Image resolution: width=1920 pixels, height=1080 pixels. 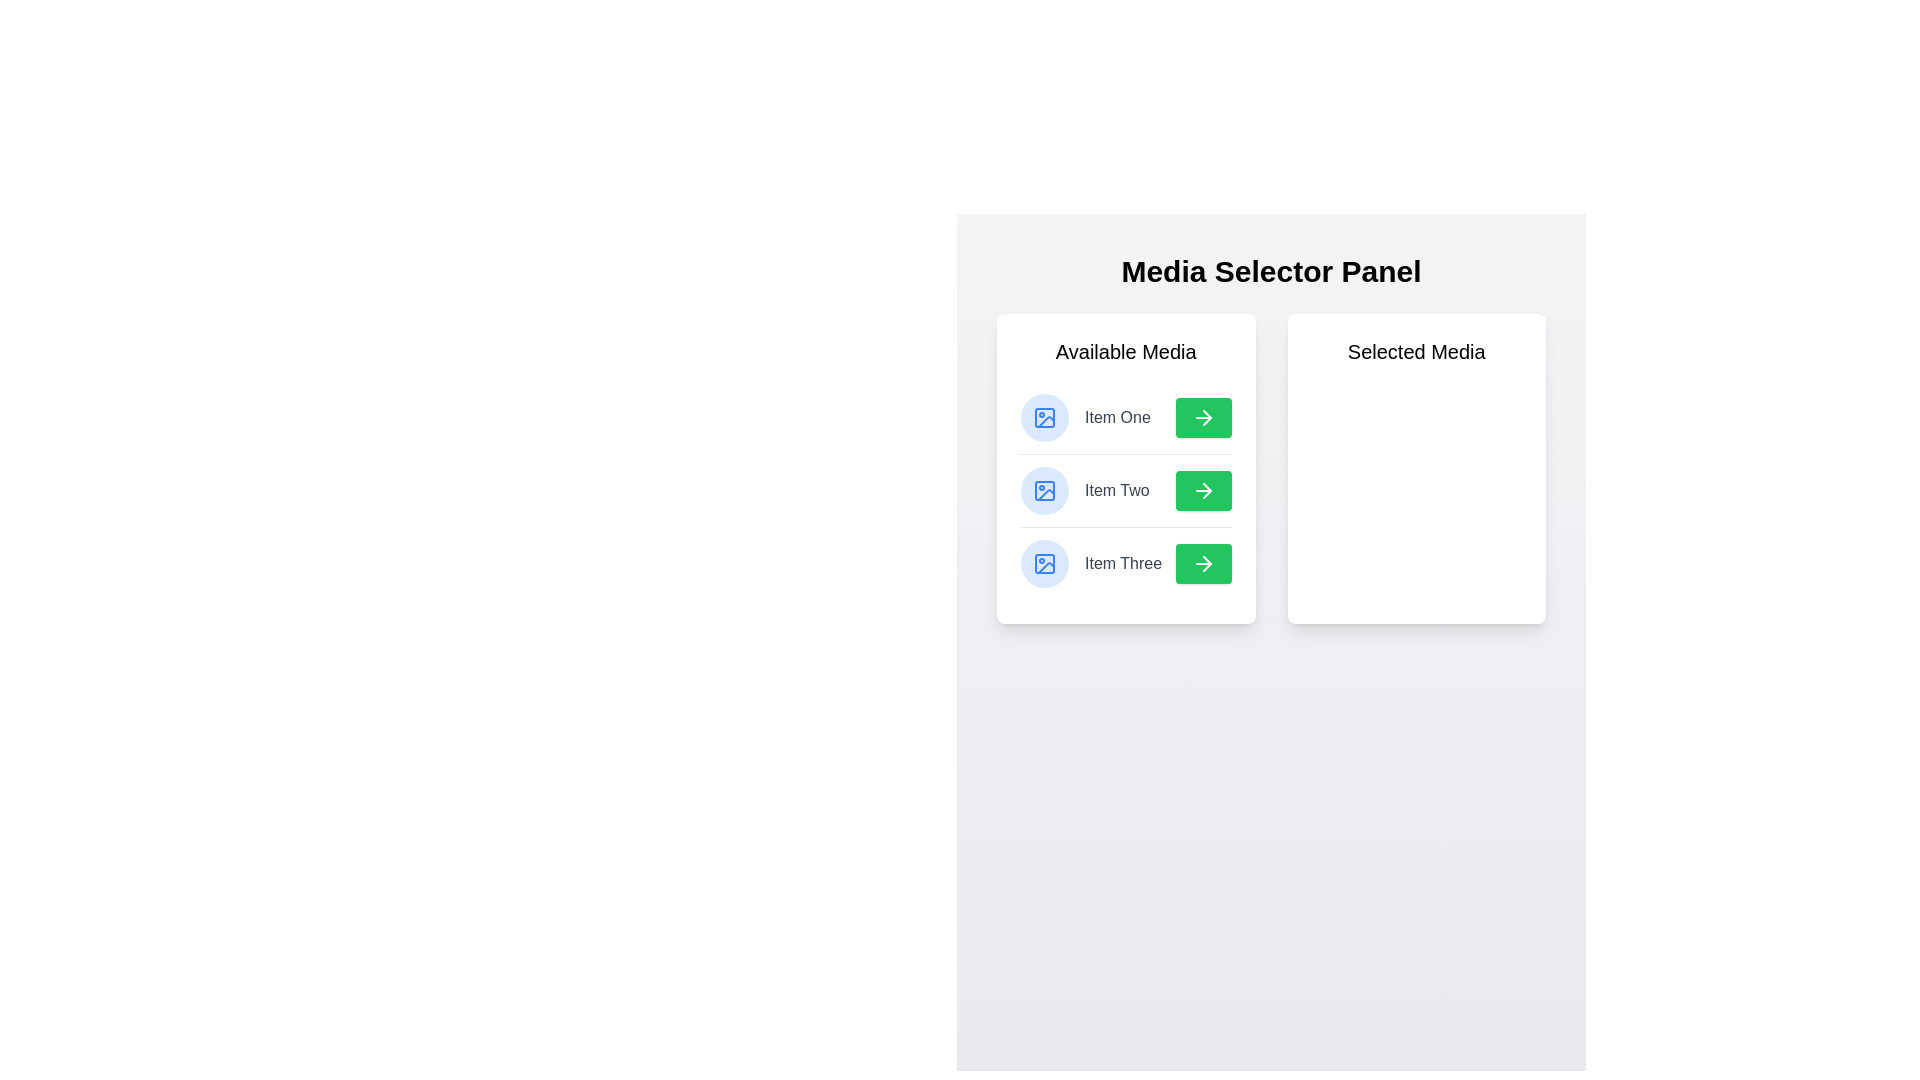 What do you see at coordinates (1090, 563) in the screenshot?
I see `the 'Item Three' option in the media selector list` at bounding box center [1090, 563].